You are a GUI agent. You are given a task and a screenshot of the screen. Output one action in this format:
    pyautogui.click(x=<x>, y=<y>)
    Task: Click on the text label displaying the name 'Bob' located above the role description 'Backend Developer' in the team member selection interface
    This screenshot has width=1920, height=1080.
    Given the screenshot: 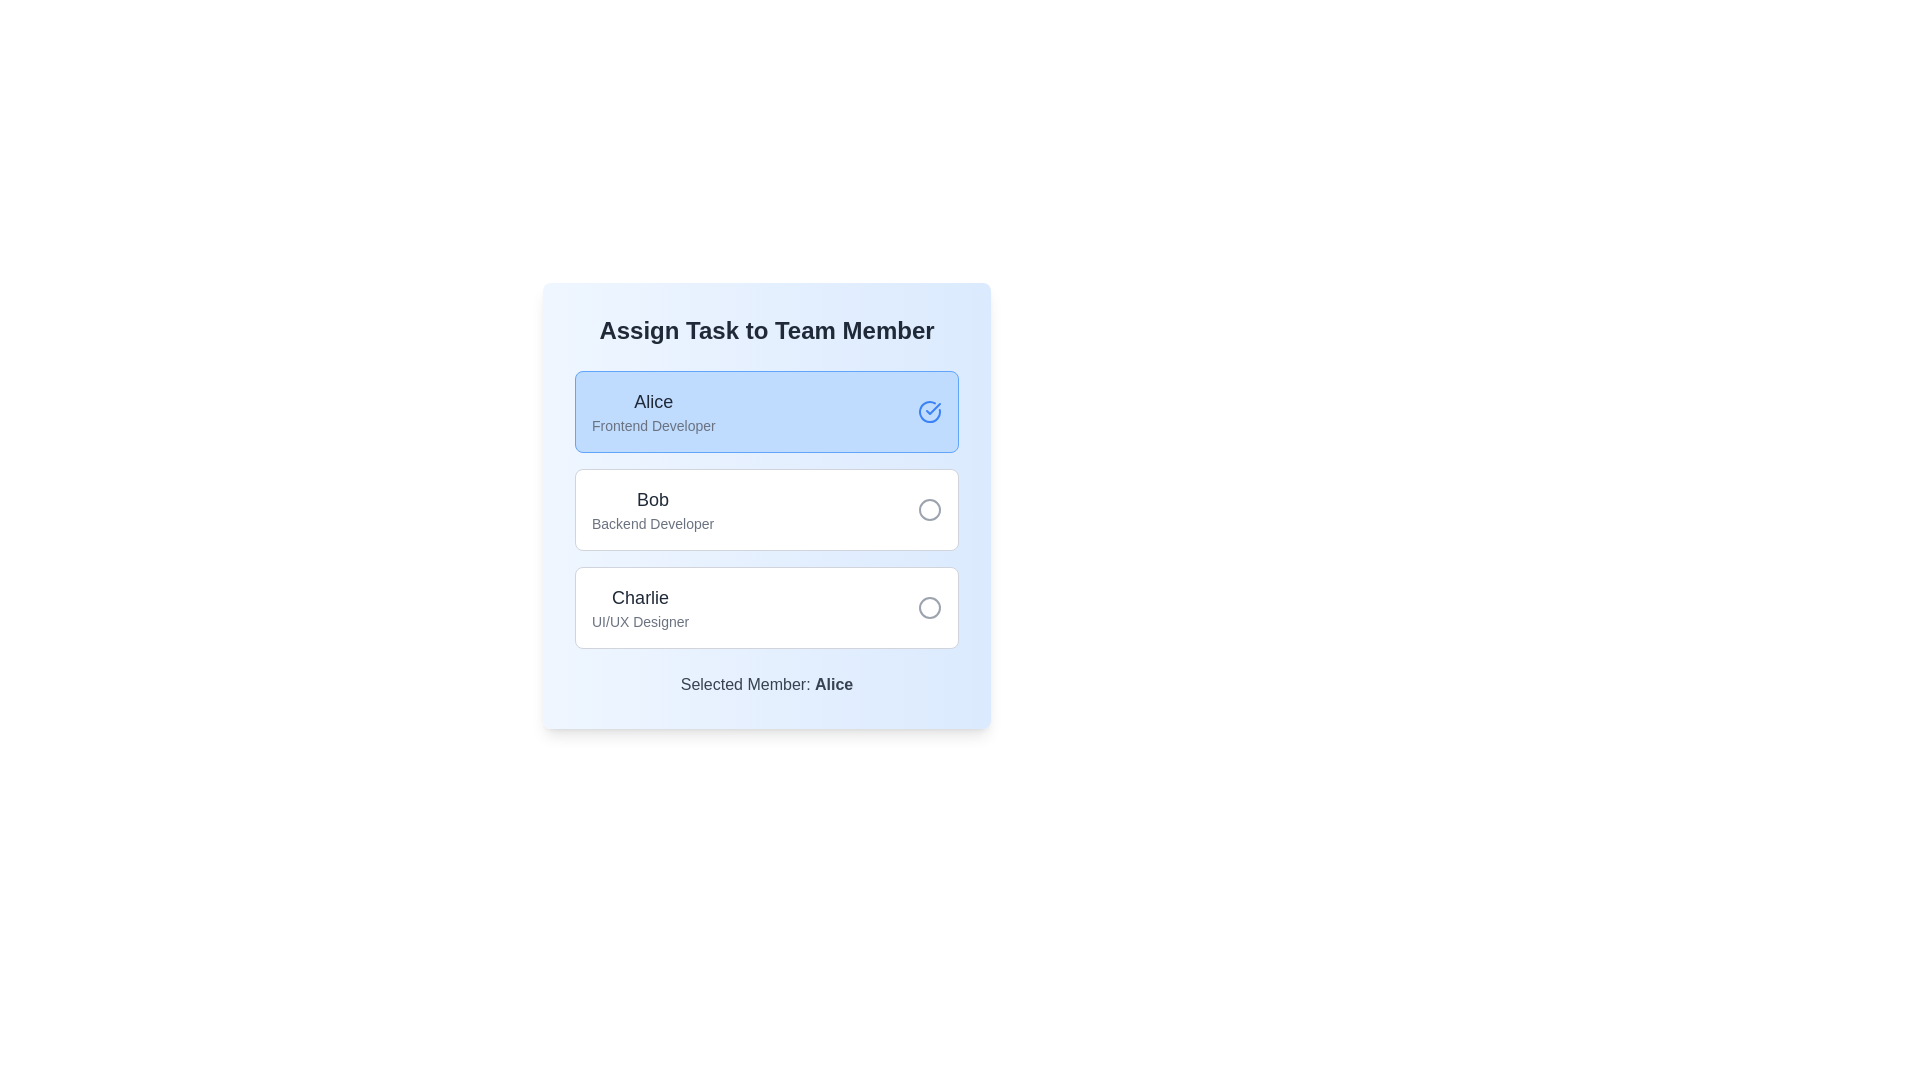 What is the action you would take?
    pyautogui.click(x=653, y=499)
    